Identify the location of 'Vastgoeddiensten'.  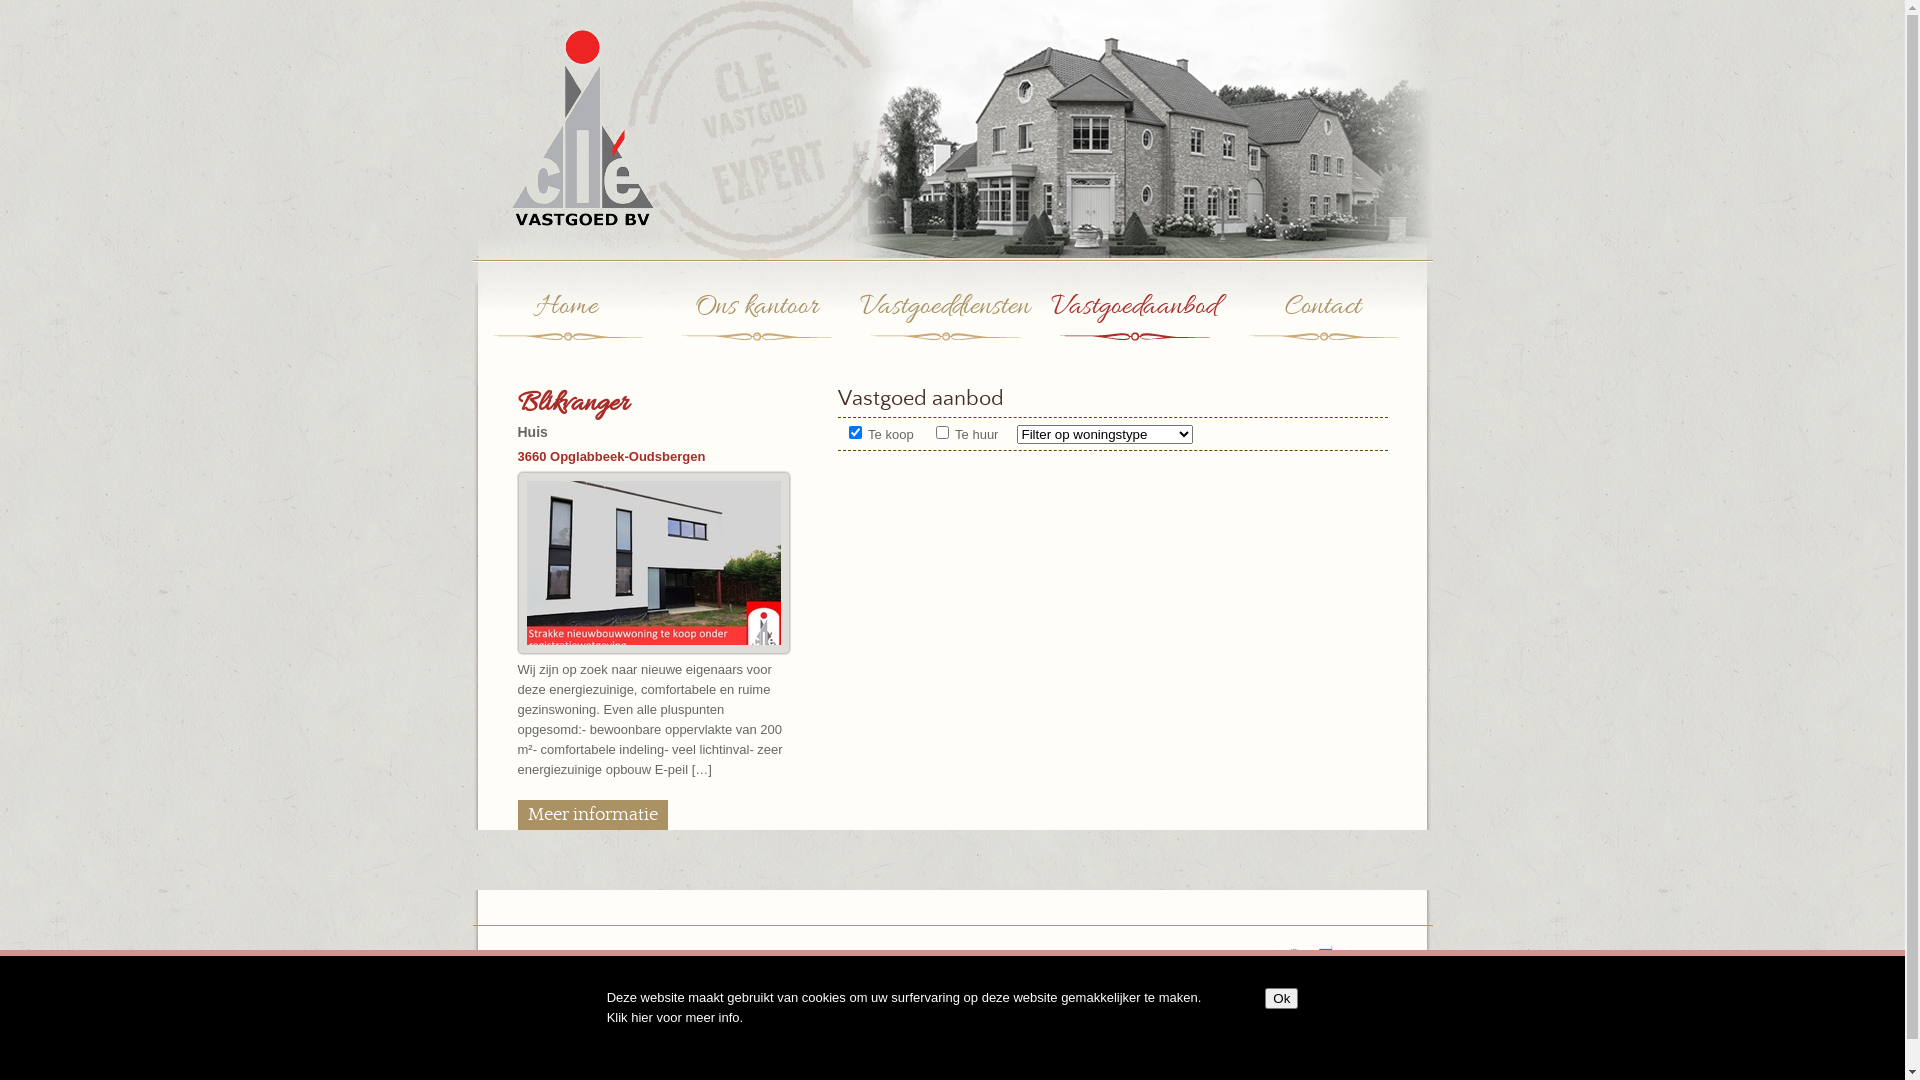
(943, 326).